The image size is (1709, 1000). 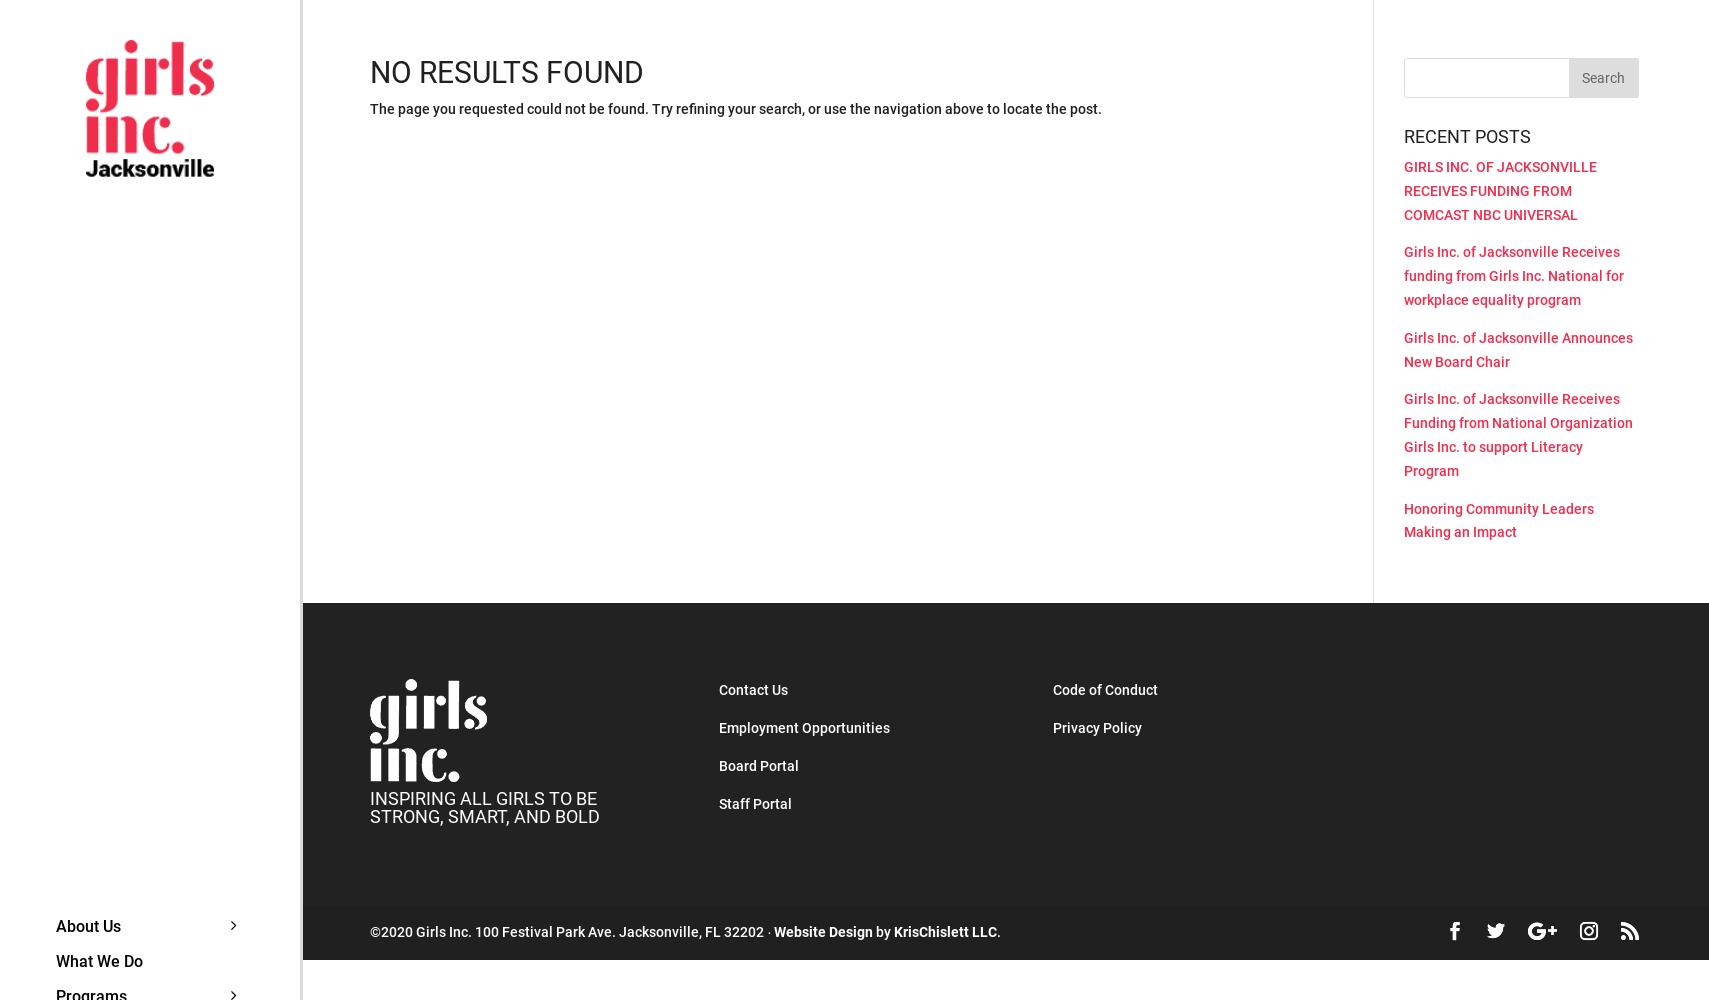 What do you see at coordinates (884, 931) in the screenshot?
I see `'by'` at bounding box center [884, 931].